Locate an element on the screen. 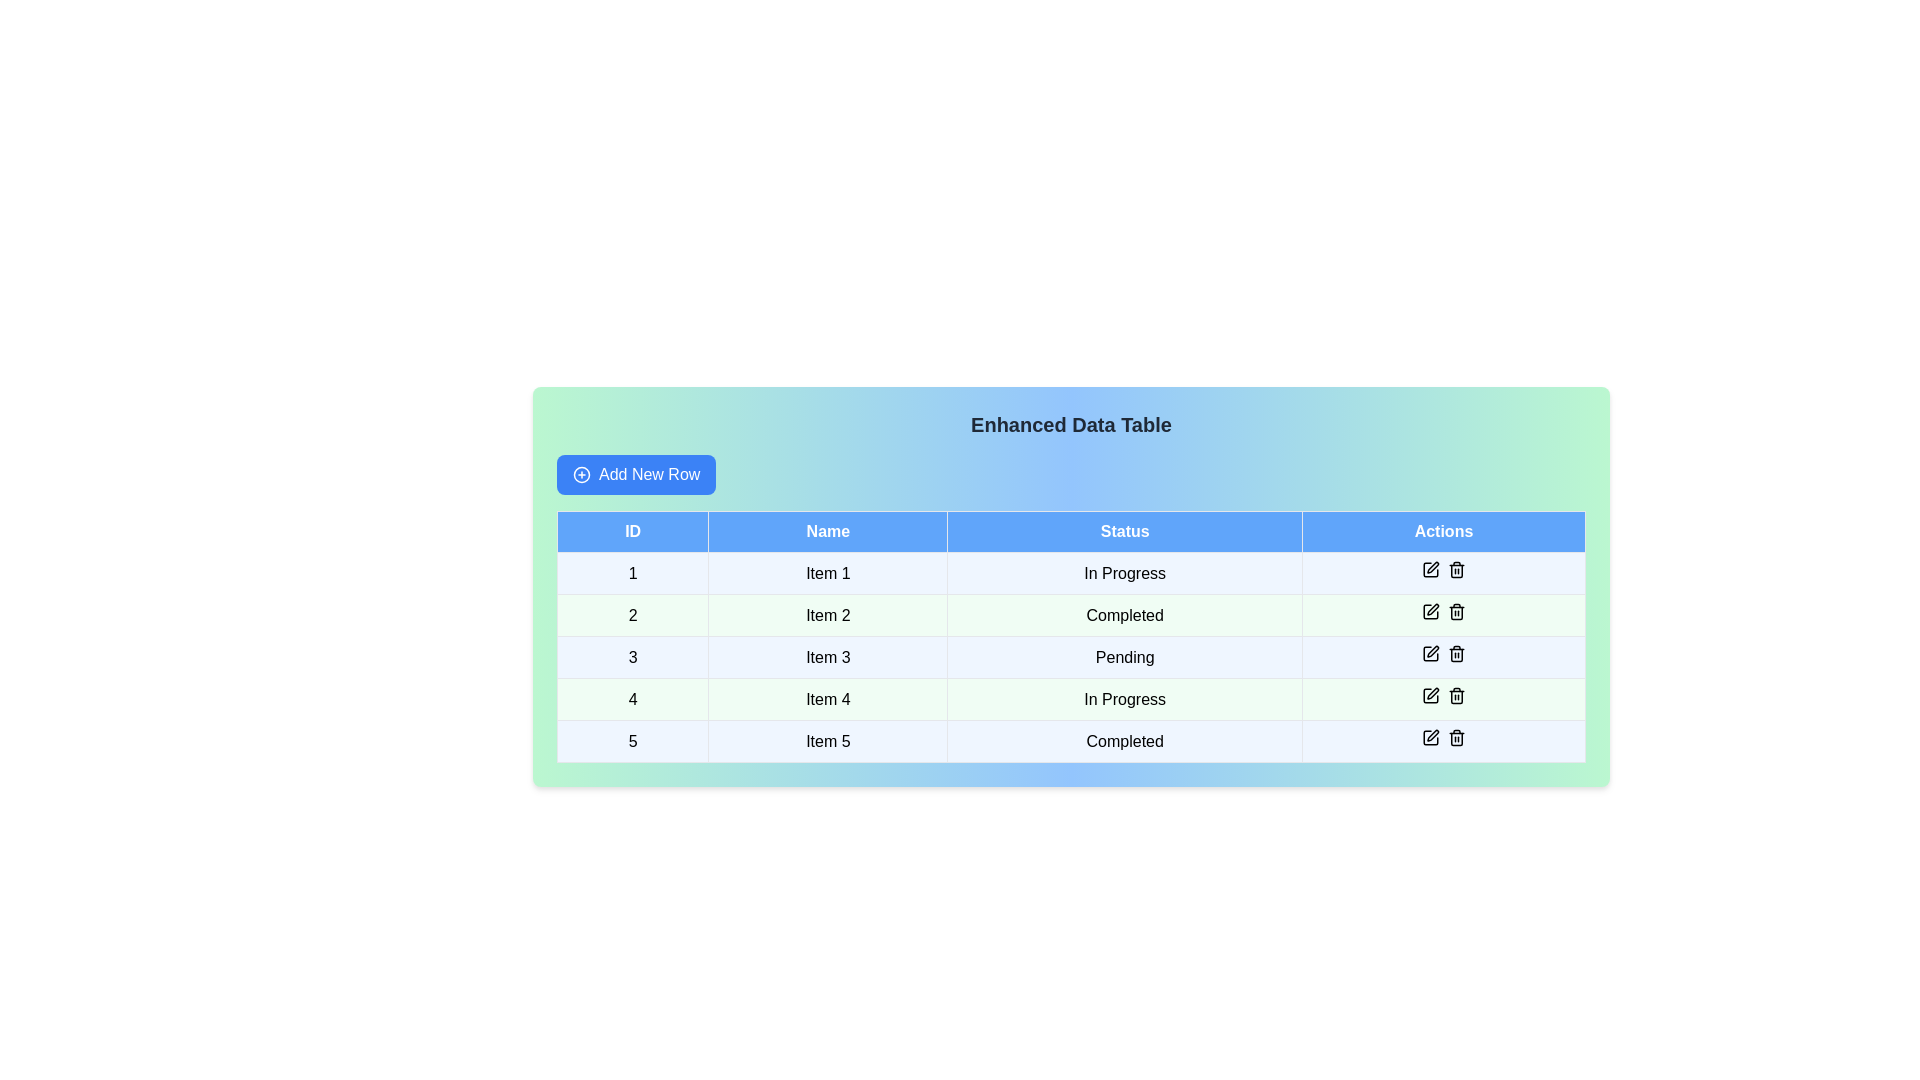  the table cell displaying the numeral '2' in bold black font, located in the second row and first column of the table is located at coordinates (632, 614).